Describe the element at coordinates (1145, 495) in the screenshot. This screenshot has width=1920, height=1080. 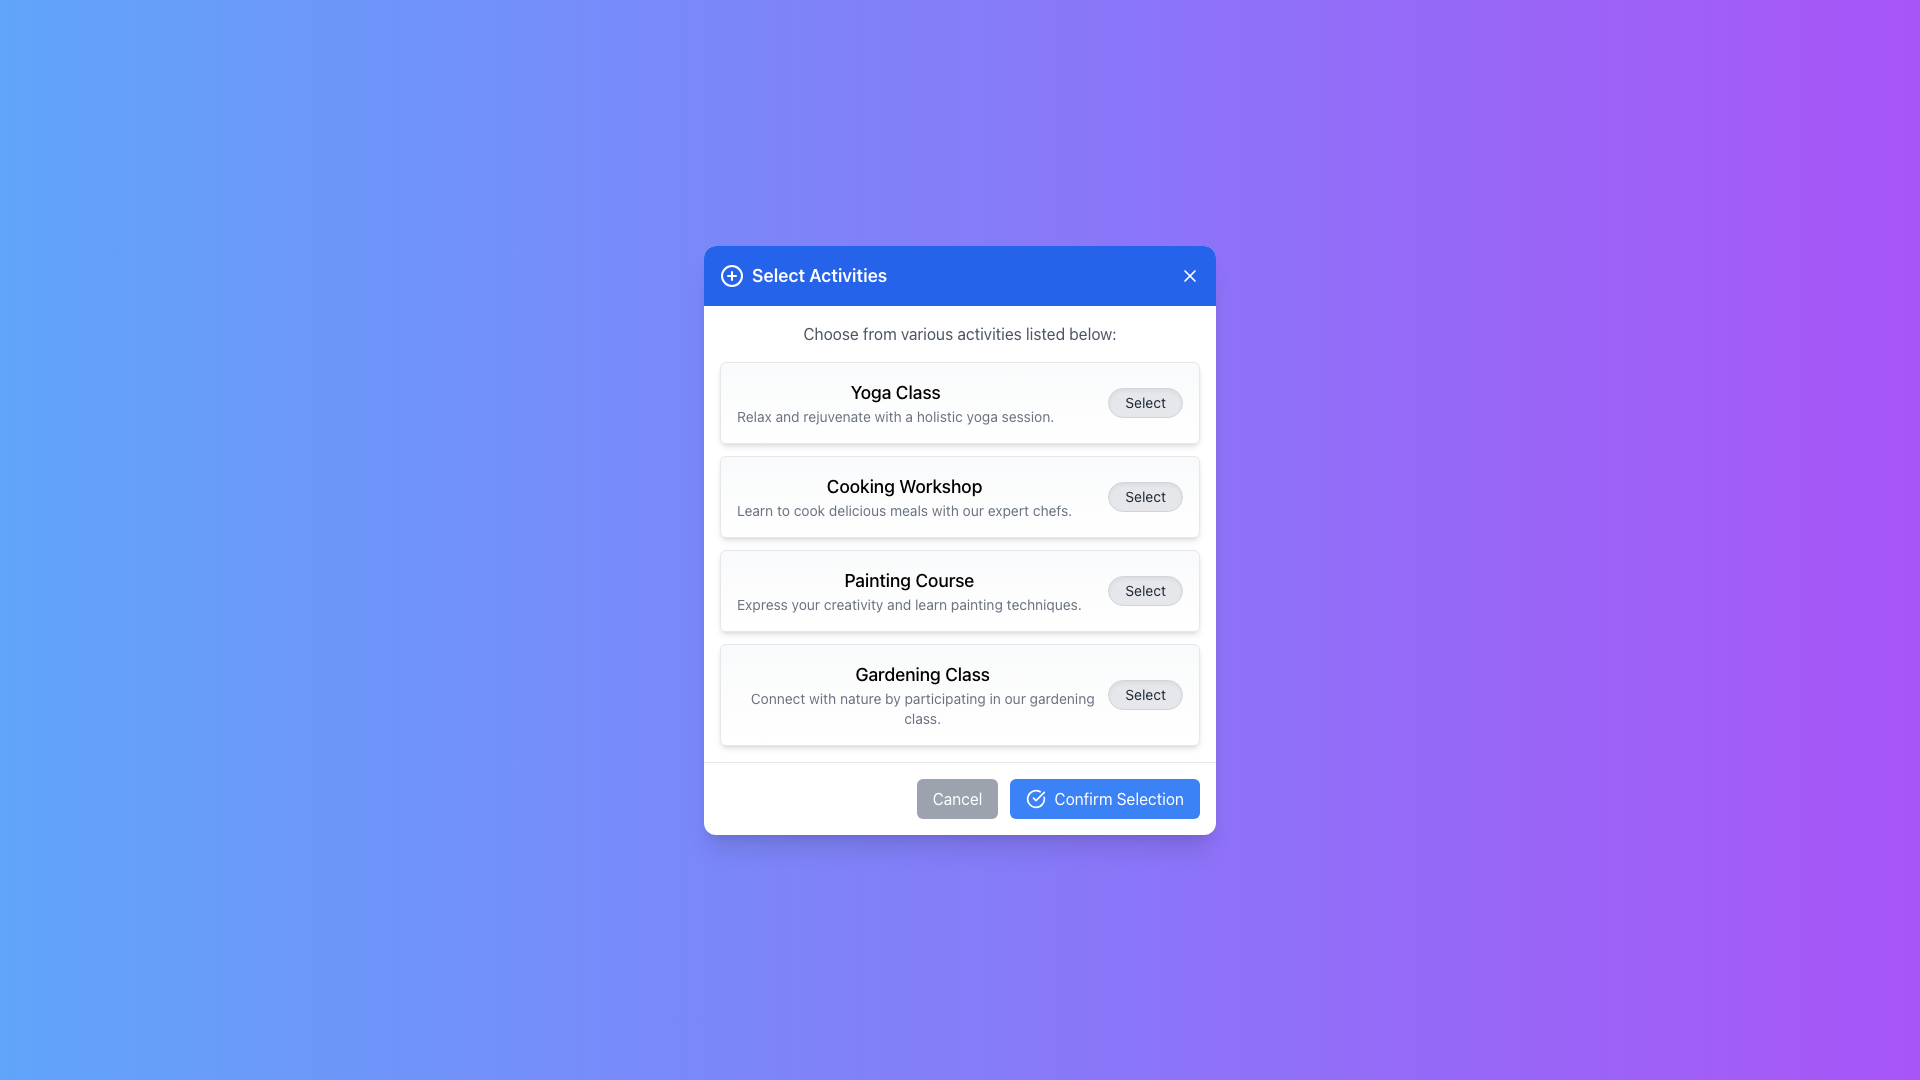
I see `the 'Select' button, which is a pill-shaped button with a light gray background and rounded edges, located to the right of the 'Cooking Workshop' item` at that location.